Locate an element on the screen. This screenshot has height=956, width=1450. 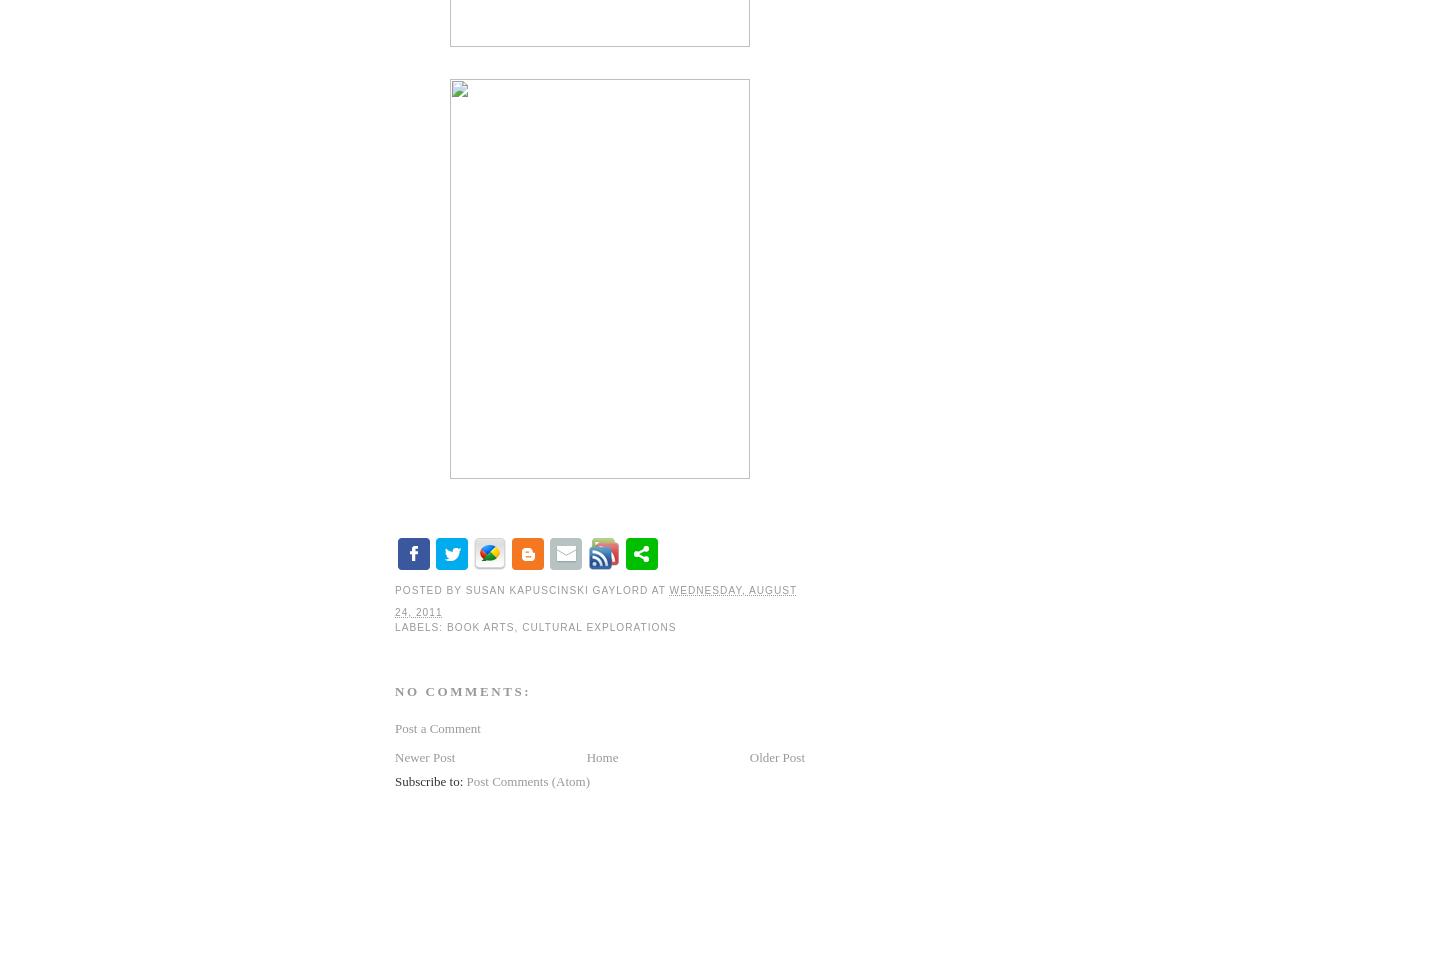
'Newer Post' is located at coordinates (423, 755).